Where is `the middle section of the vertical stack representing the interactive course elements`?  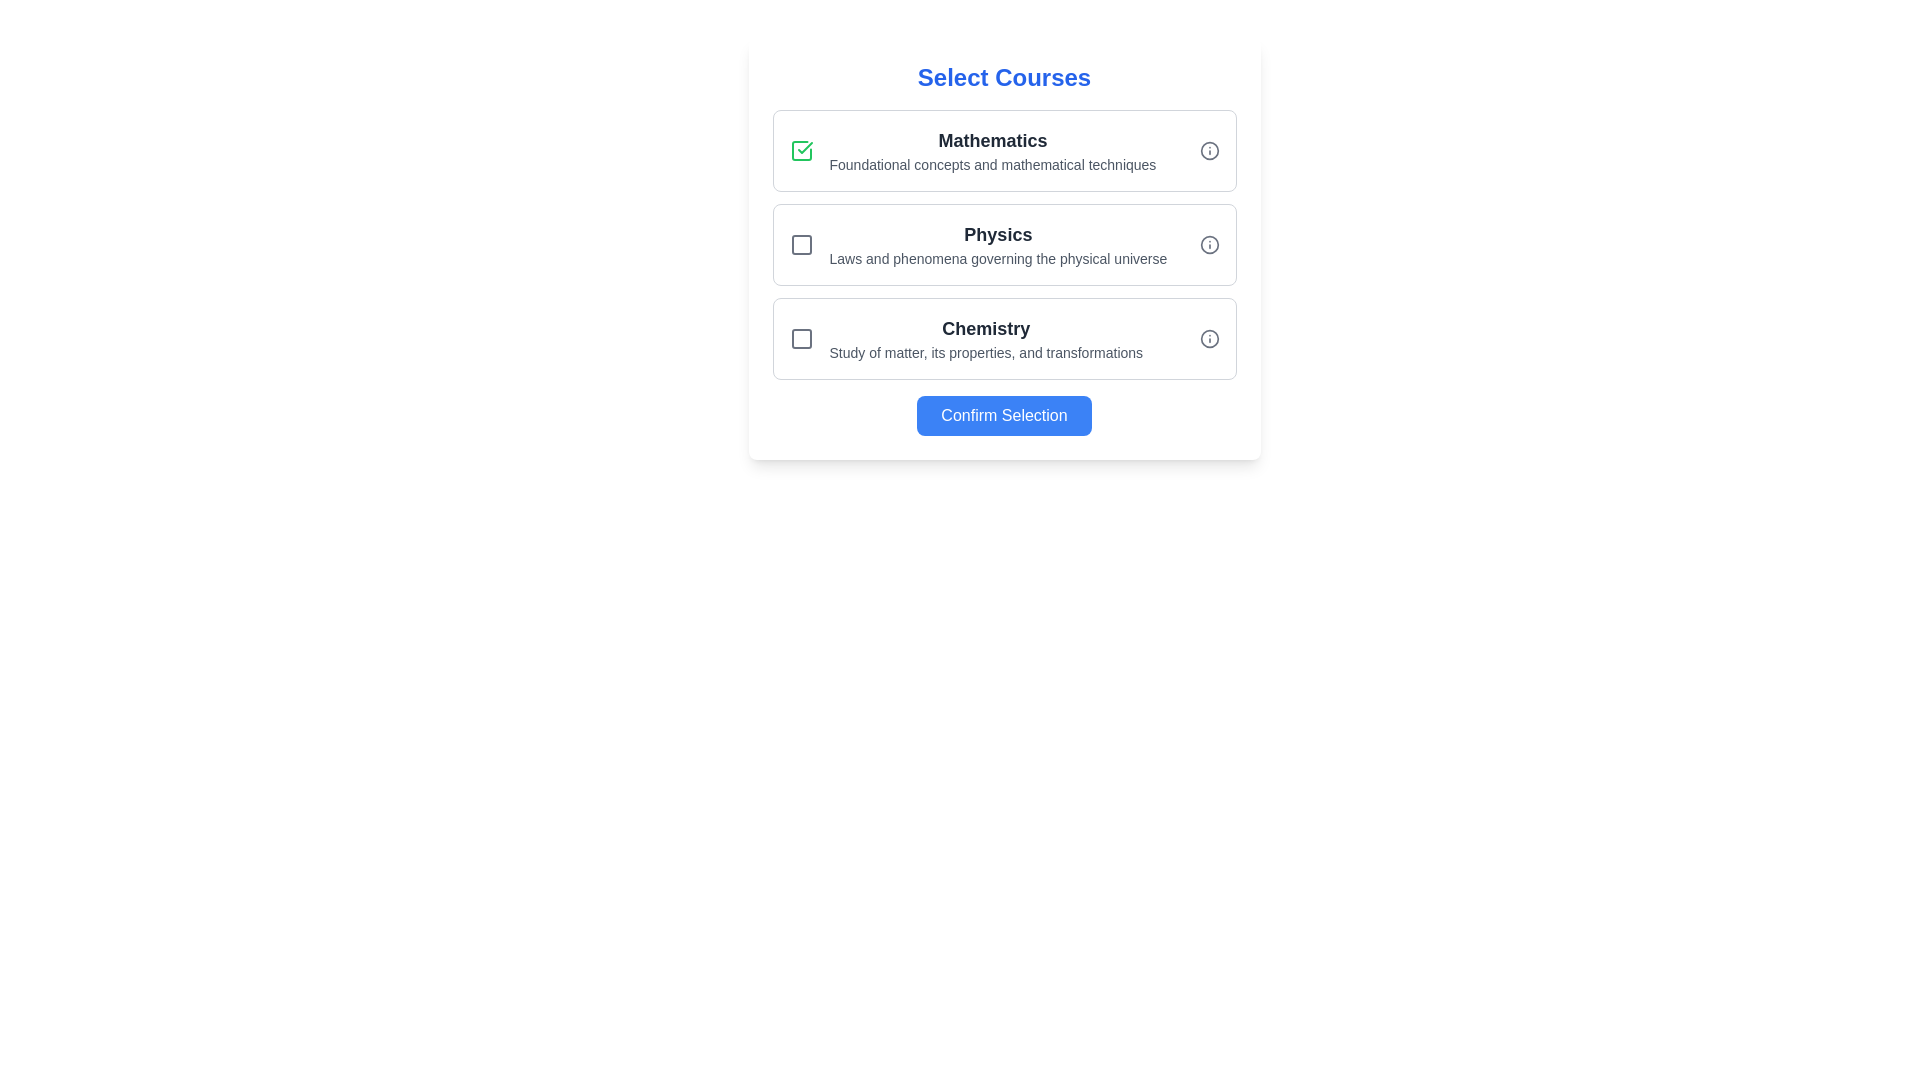 the middle section of the vertical stack representing the interactive course elements is located at coordinates (1004, 244).